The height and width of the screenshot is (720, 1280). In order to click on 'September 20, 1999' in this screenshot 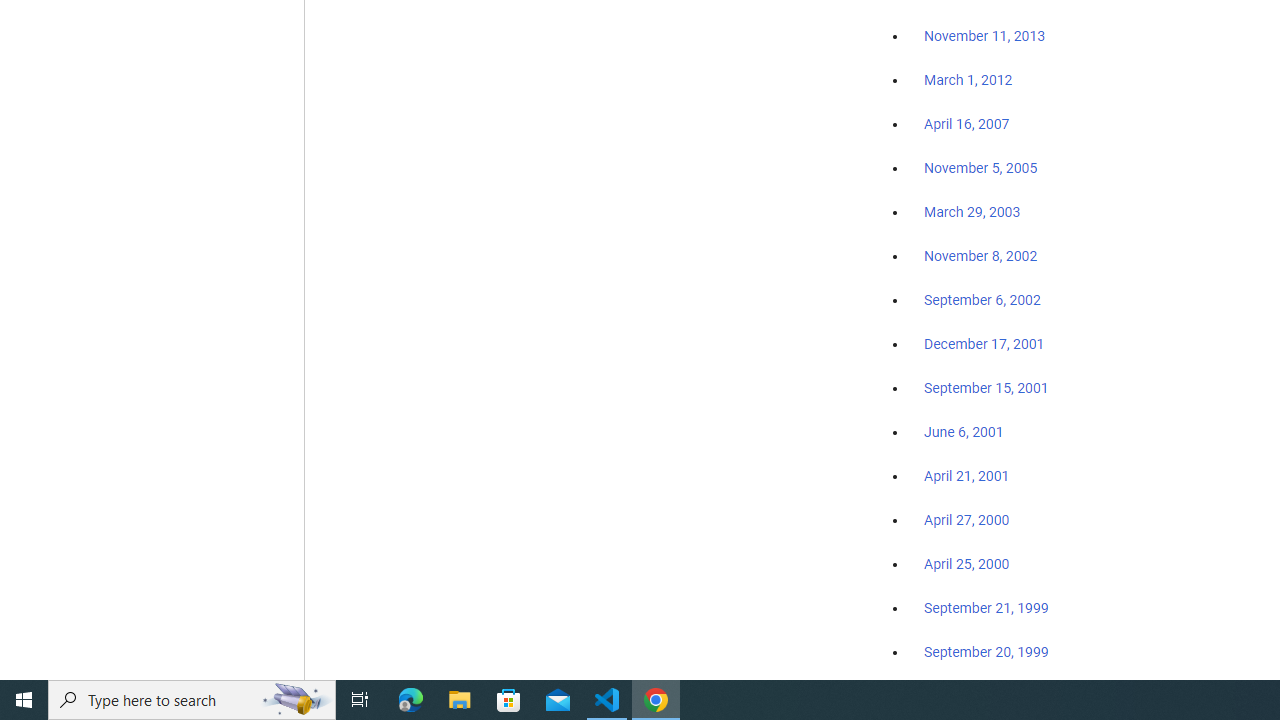, I will do `click(986, 651)`.